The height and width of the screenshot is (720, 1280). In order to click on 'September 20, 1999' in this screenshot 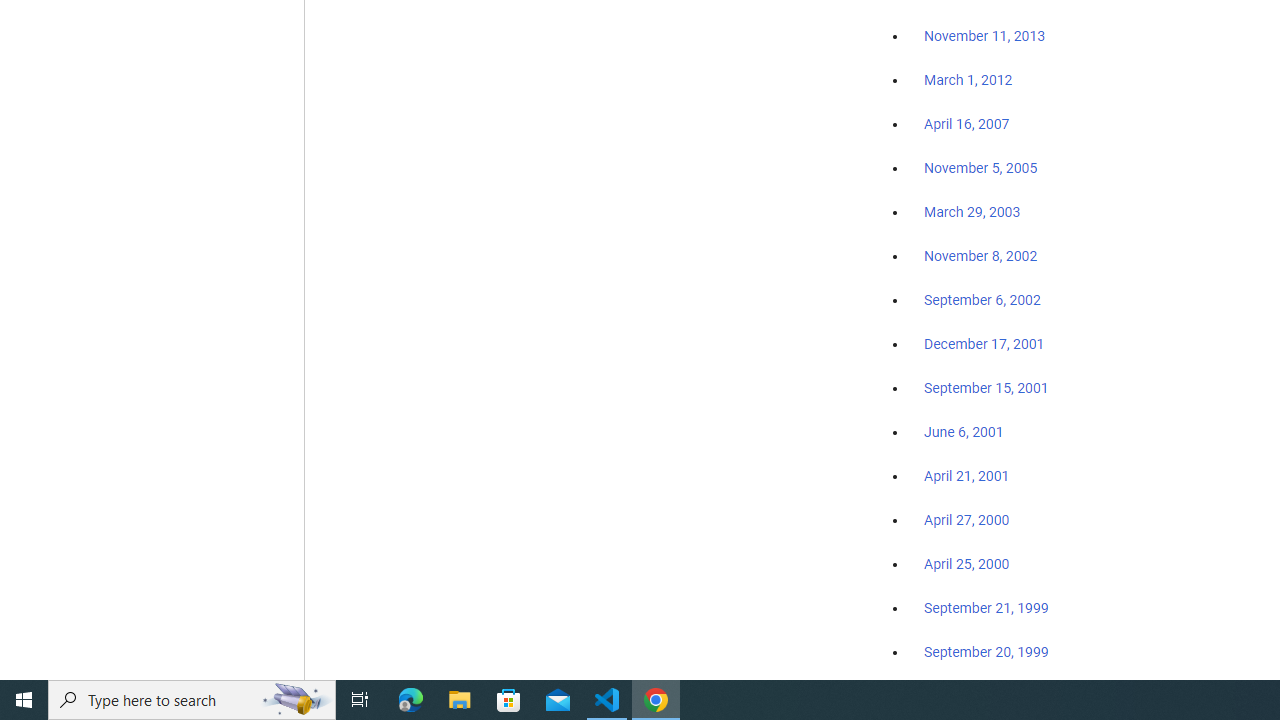, I will do `click(986, 651)`.